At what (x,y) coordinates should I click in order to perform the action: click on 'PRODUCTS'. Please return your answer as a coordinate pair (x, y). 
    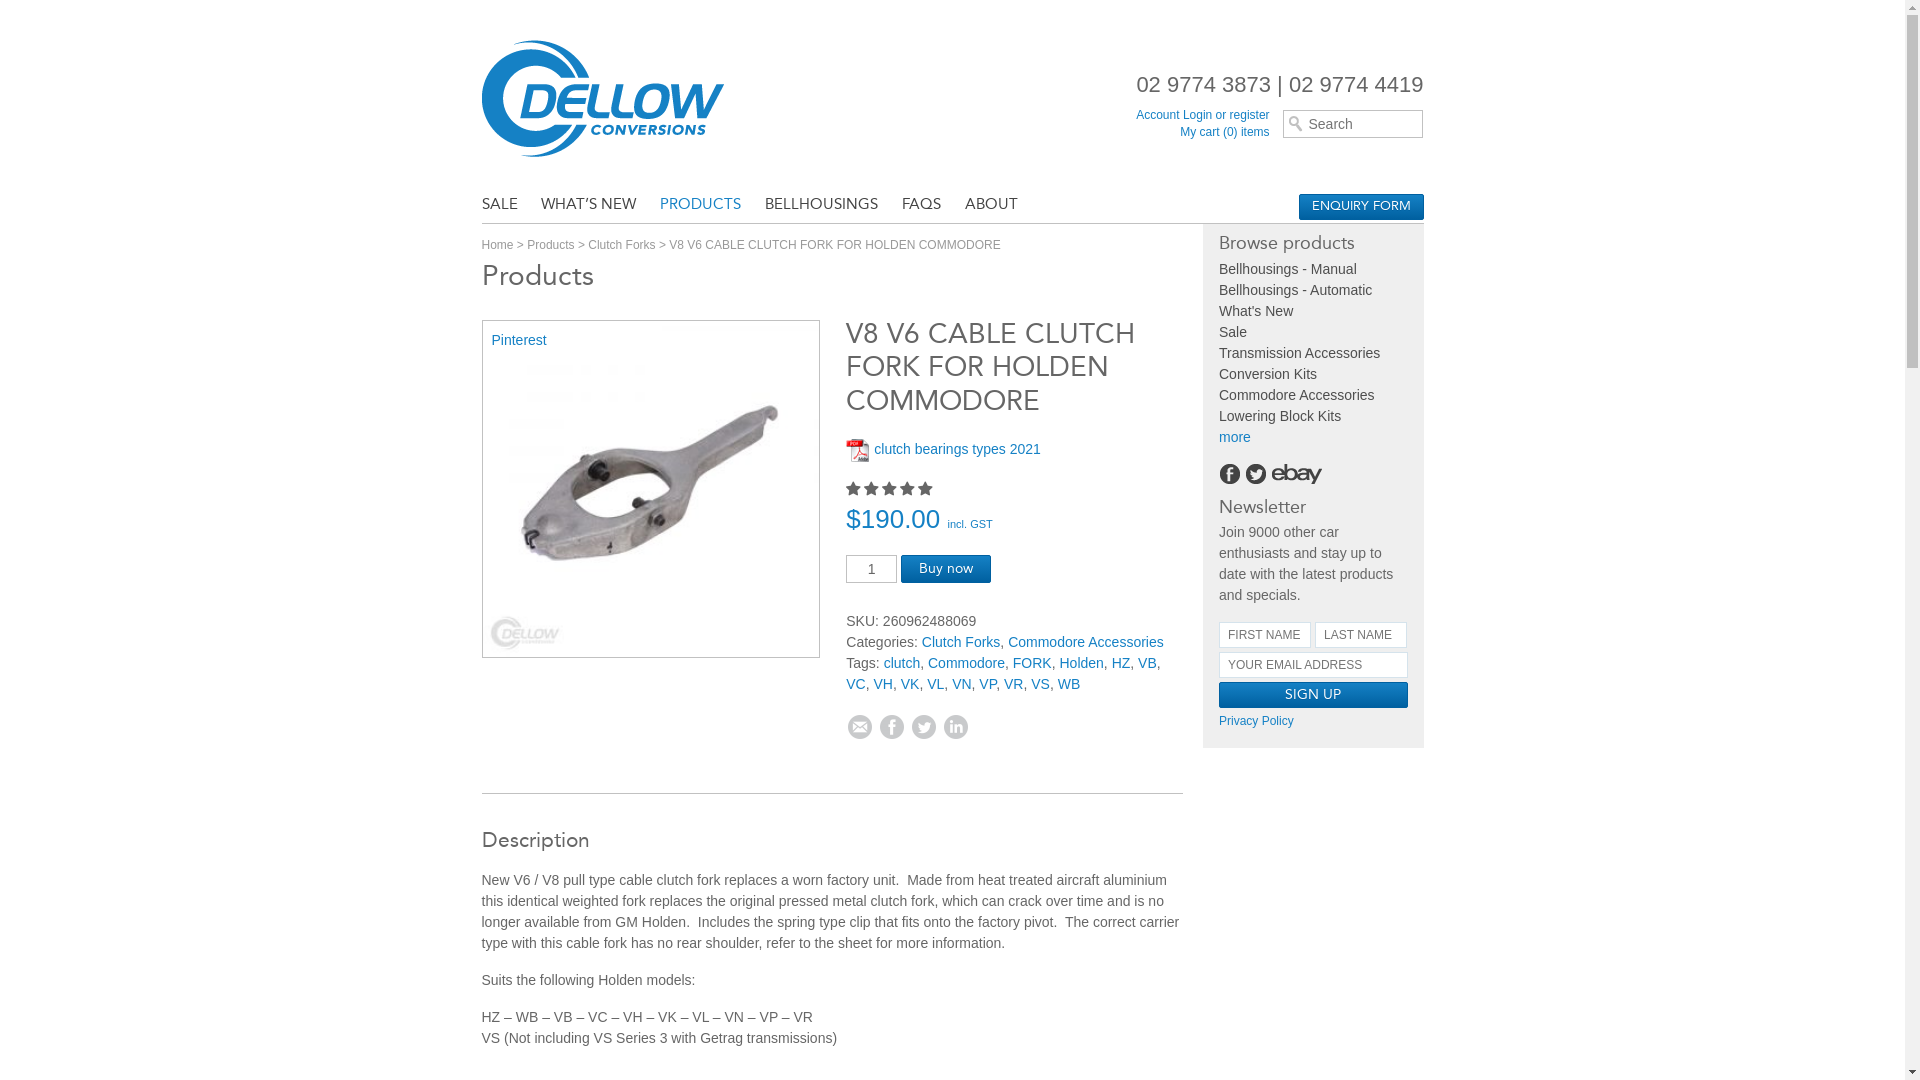
    Looking at the image, I should click on (700, 205).